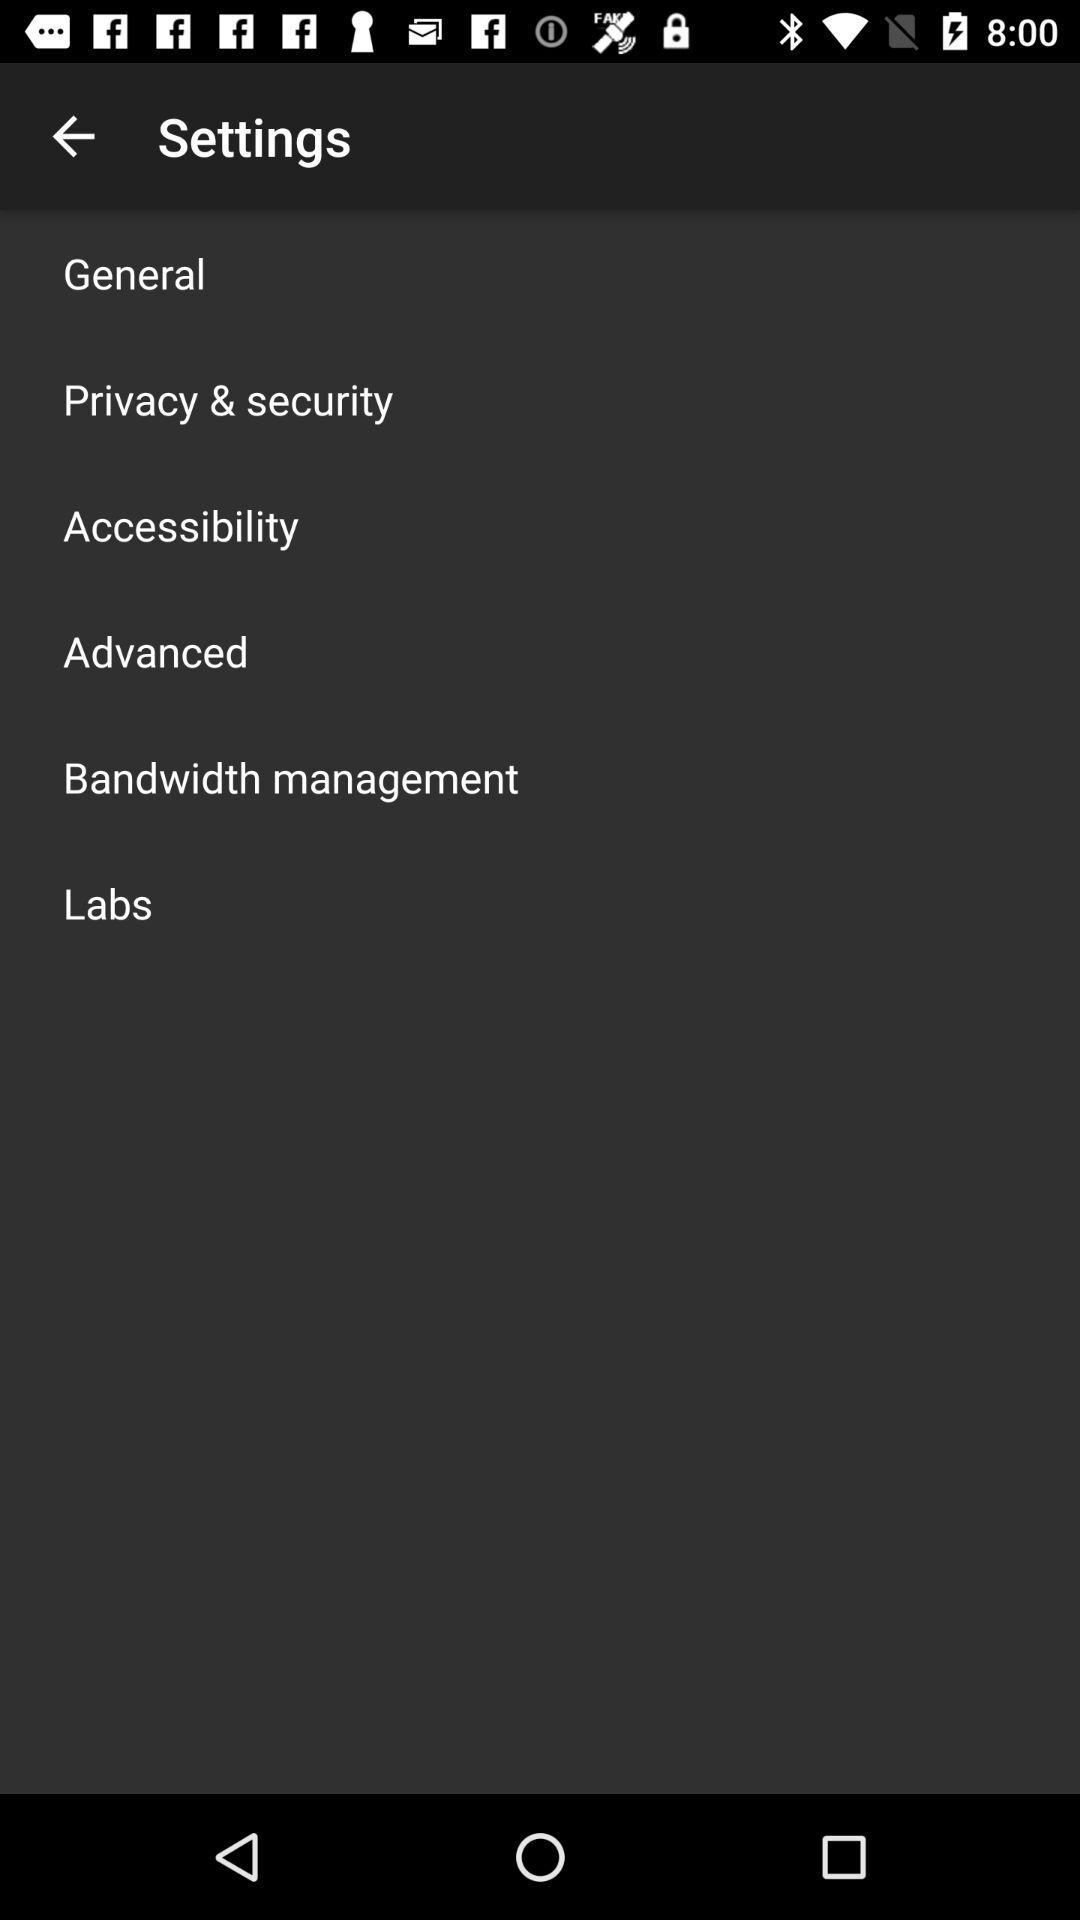  What do you see at coordinates (108, 901) in the screenshot?
I see `the labs` at bounding box center [108, 901].